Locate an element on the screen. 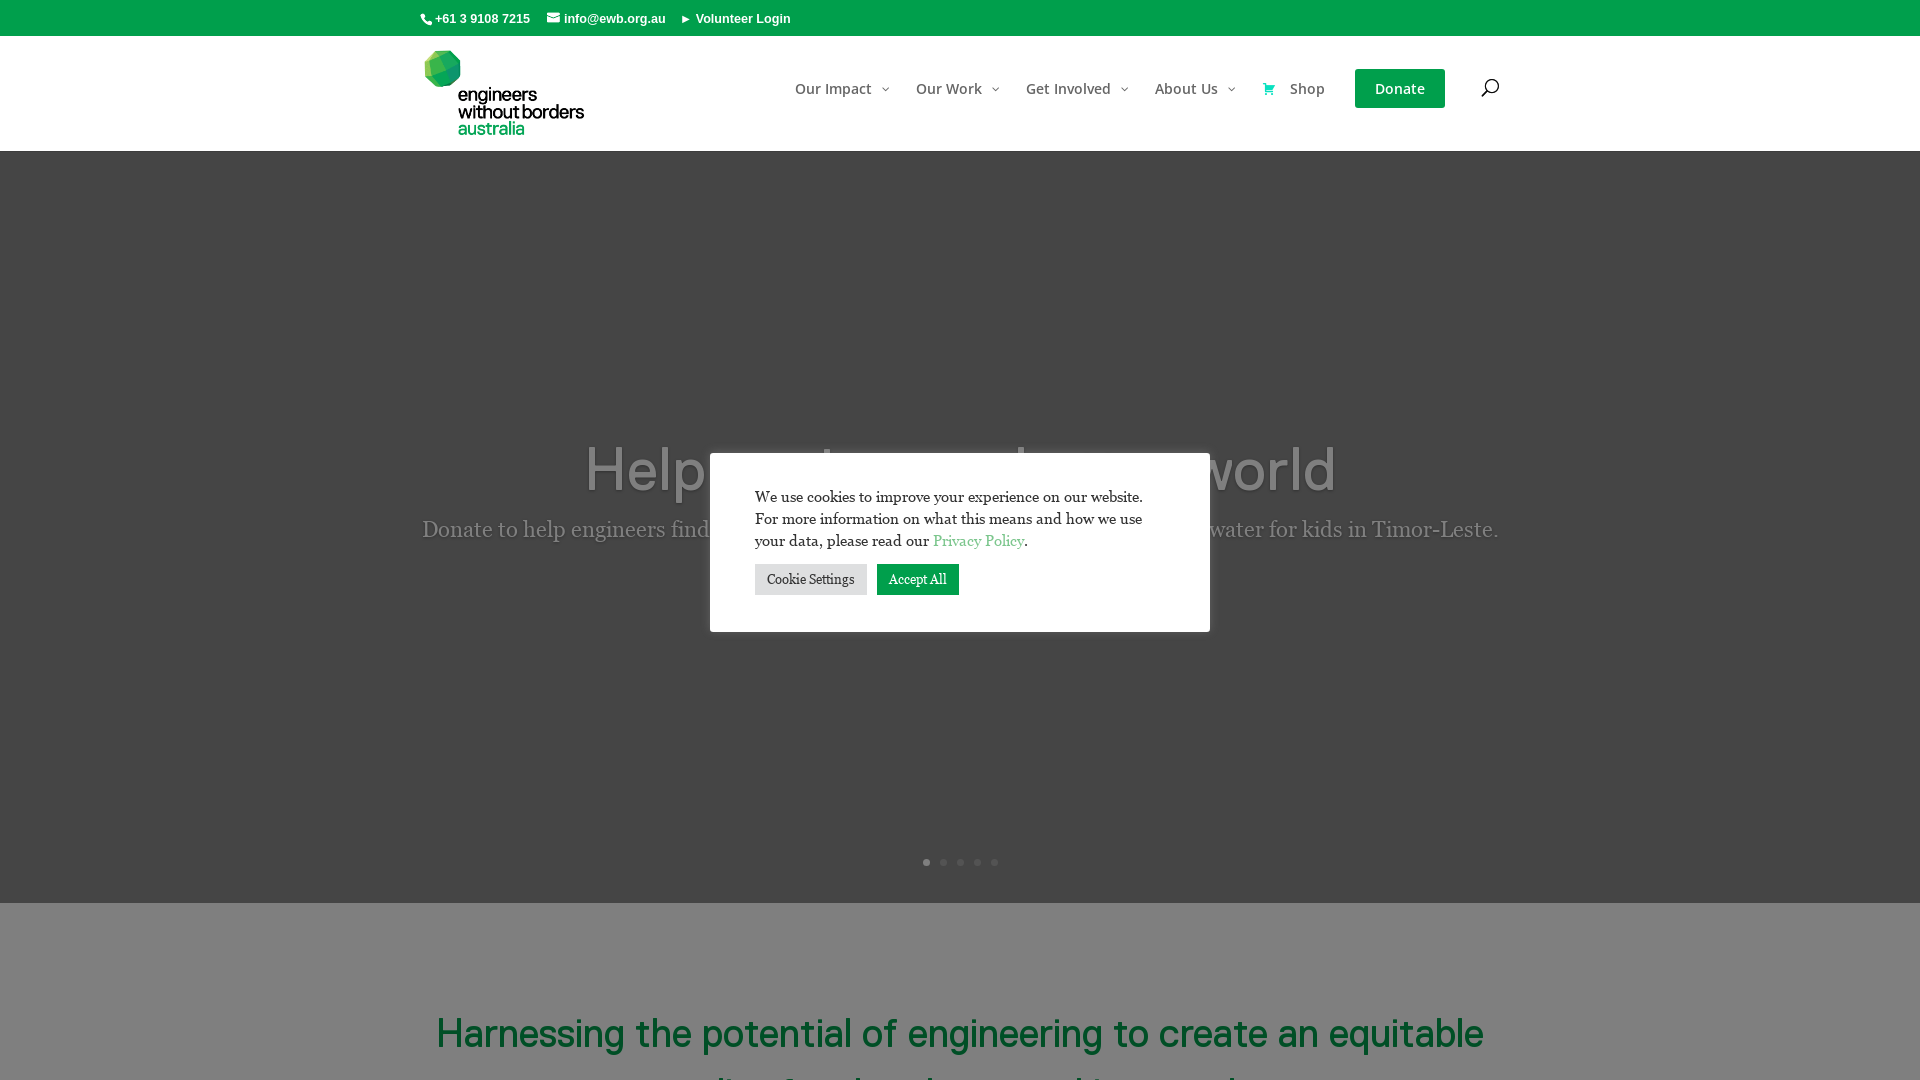 The image size is (1920, 1080). 'Shop' is located at coordinates (1293, 110).